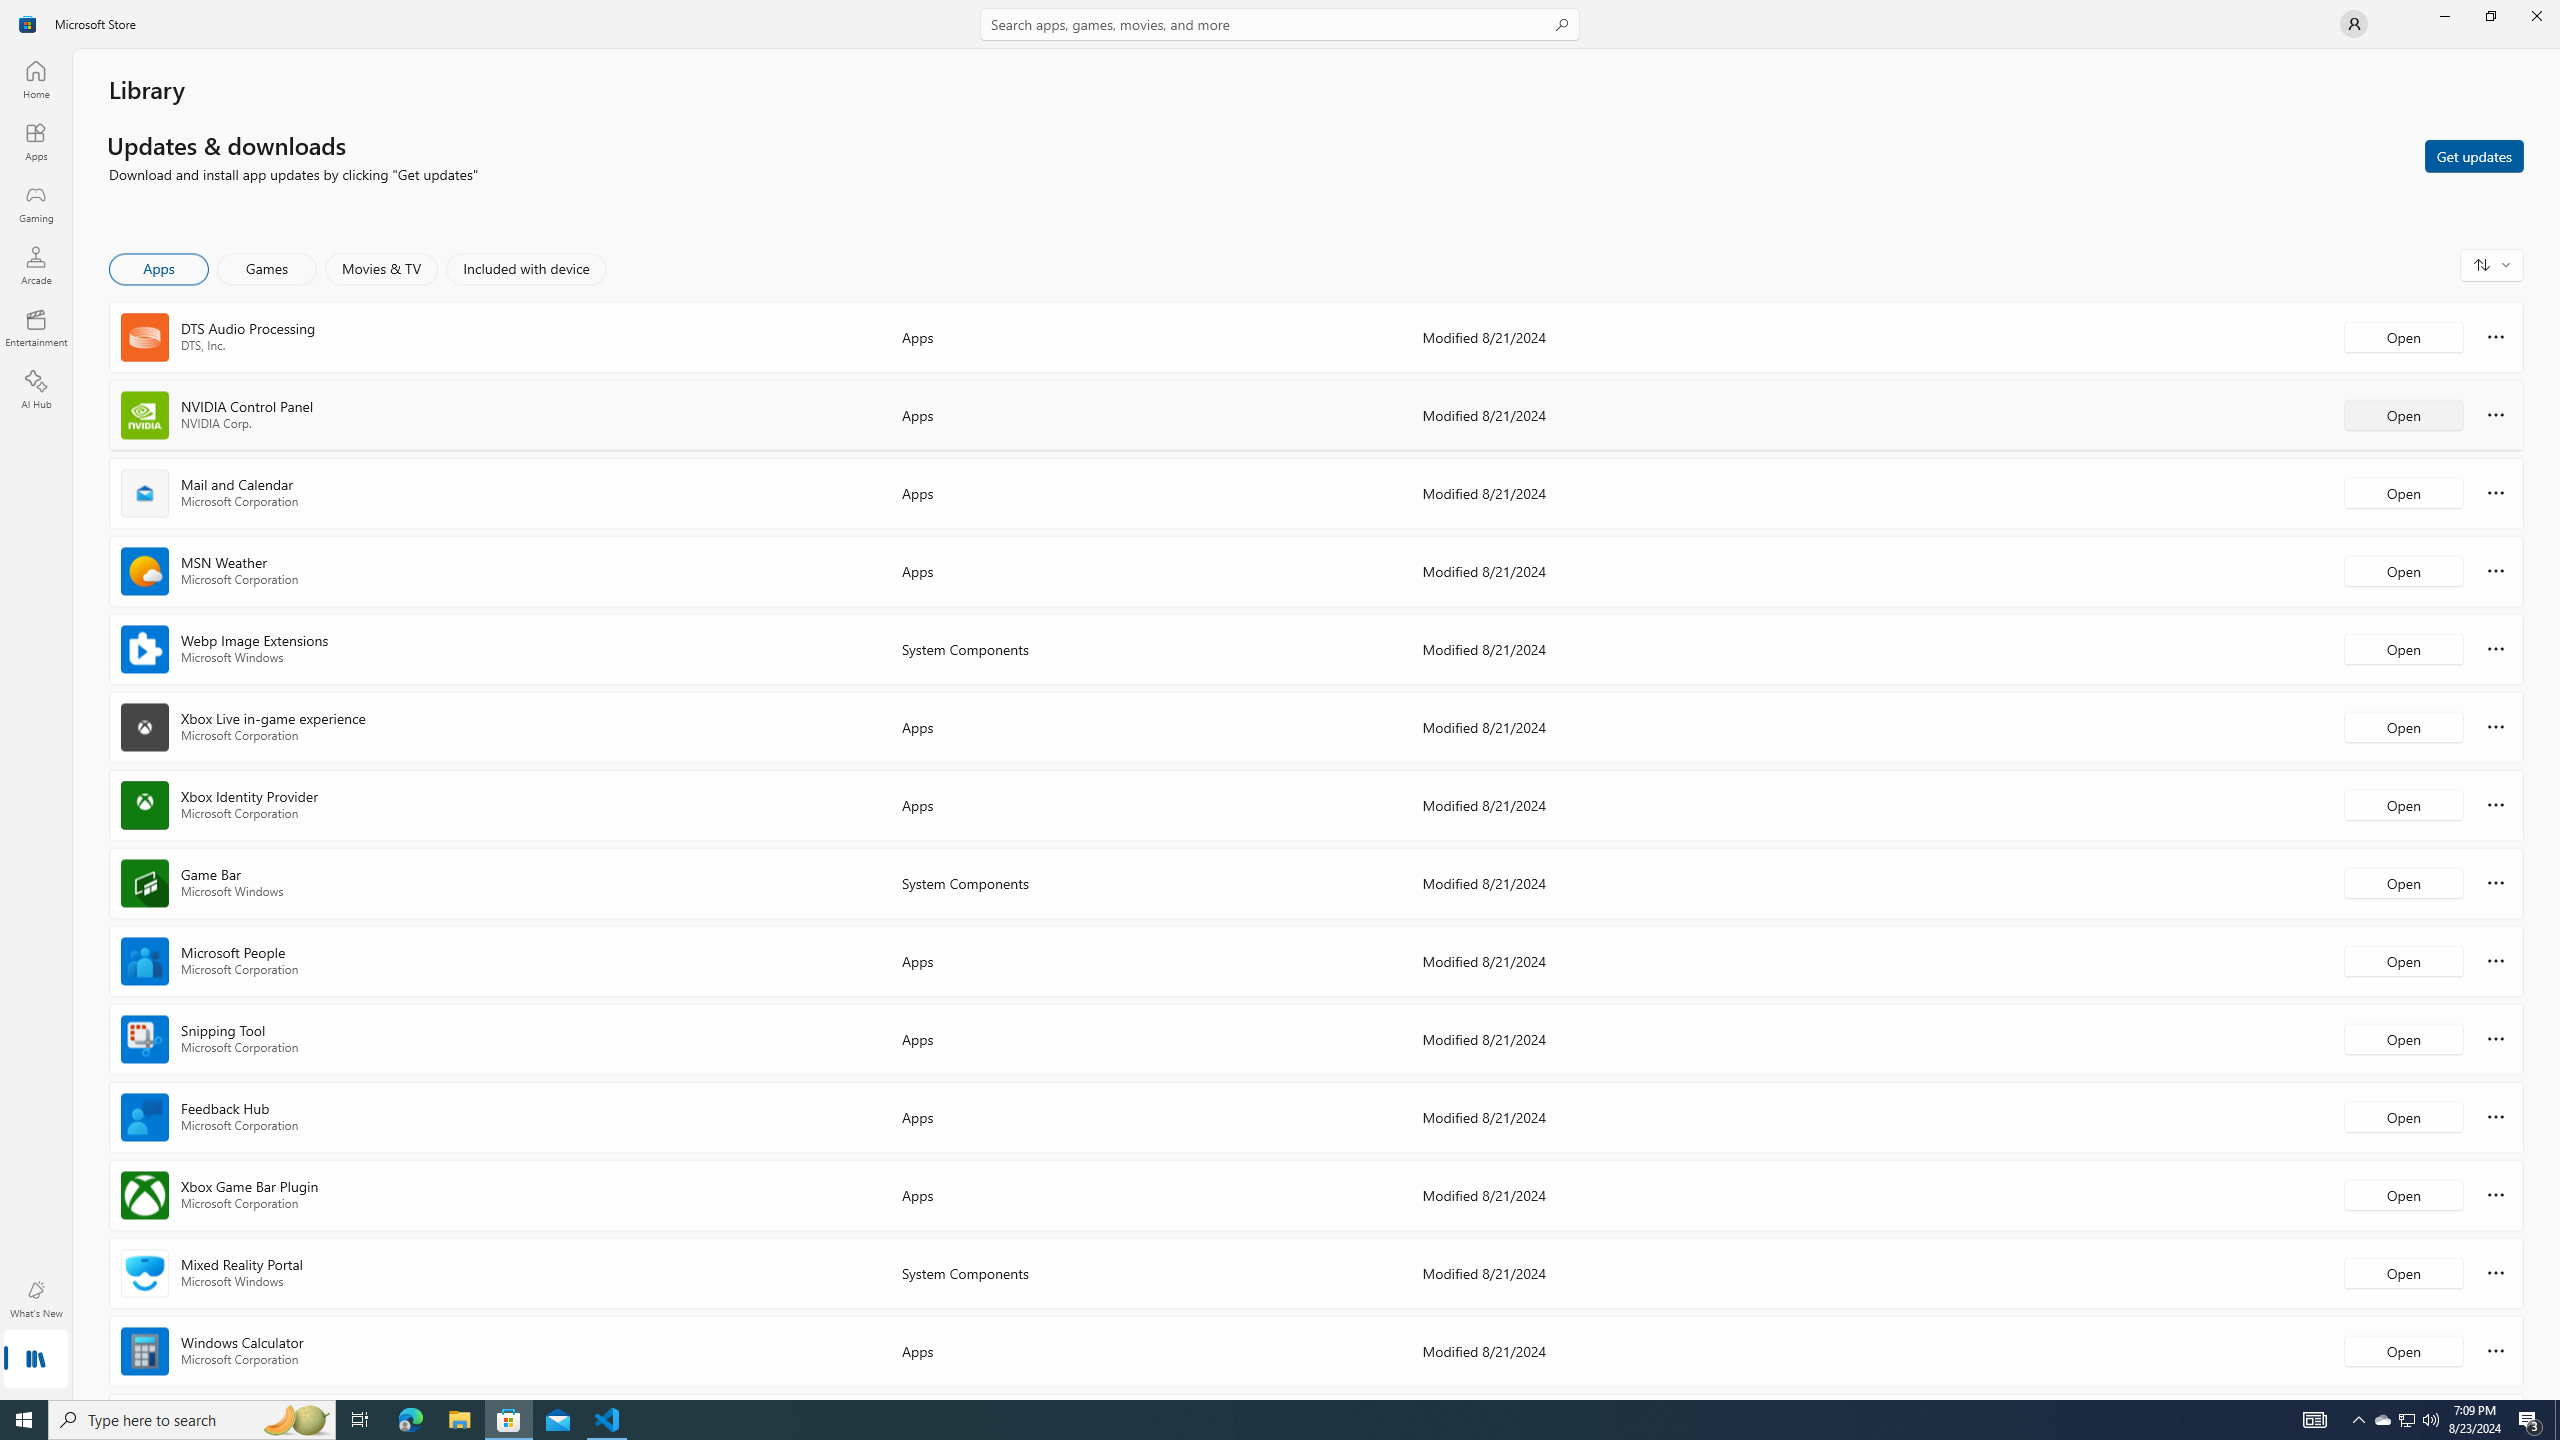 The width and height of the screenshot is (2560, 1440). I want to click on 'Sort and filter', so click(2491, 264).